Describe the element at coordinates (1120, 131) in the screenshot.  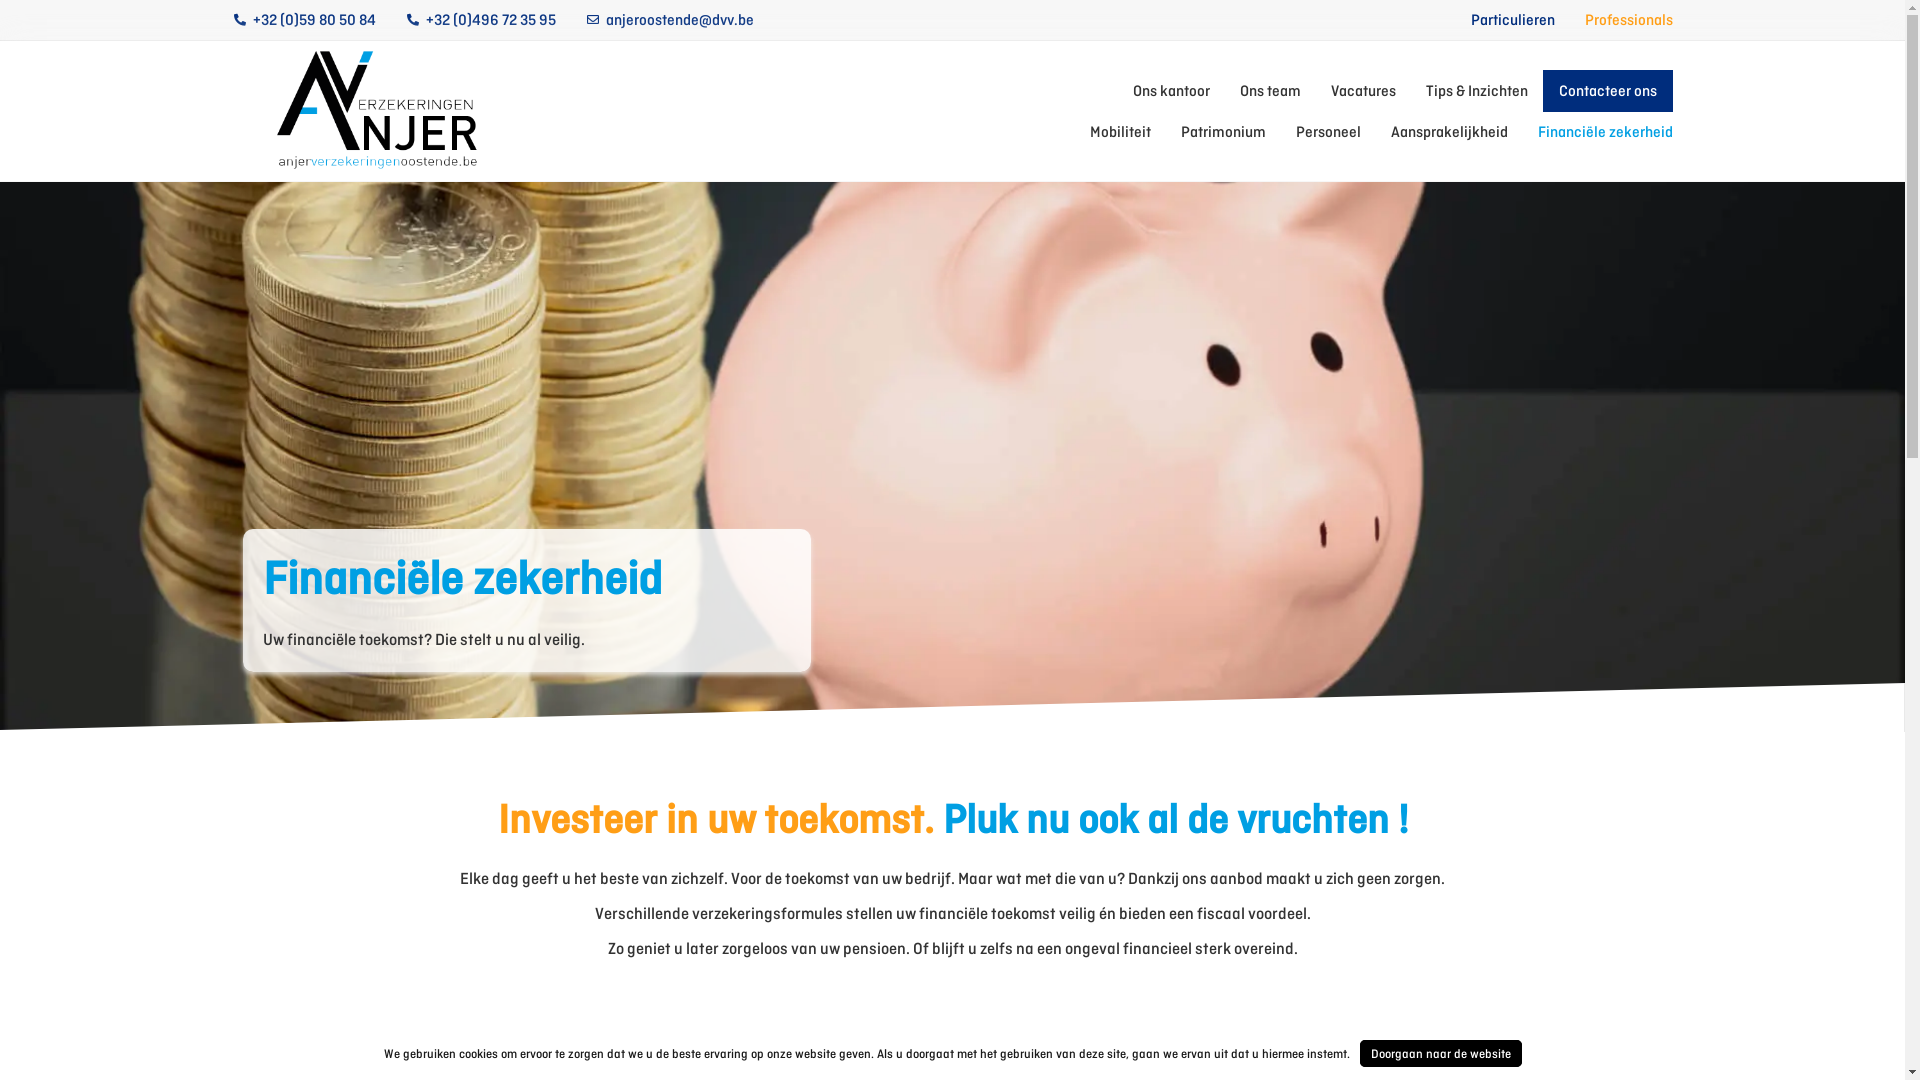
I see `'Mobiliteit'` at that location.